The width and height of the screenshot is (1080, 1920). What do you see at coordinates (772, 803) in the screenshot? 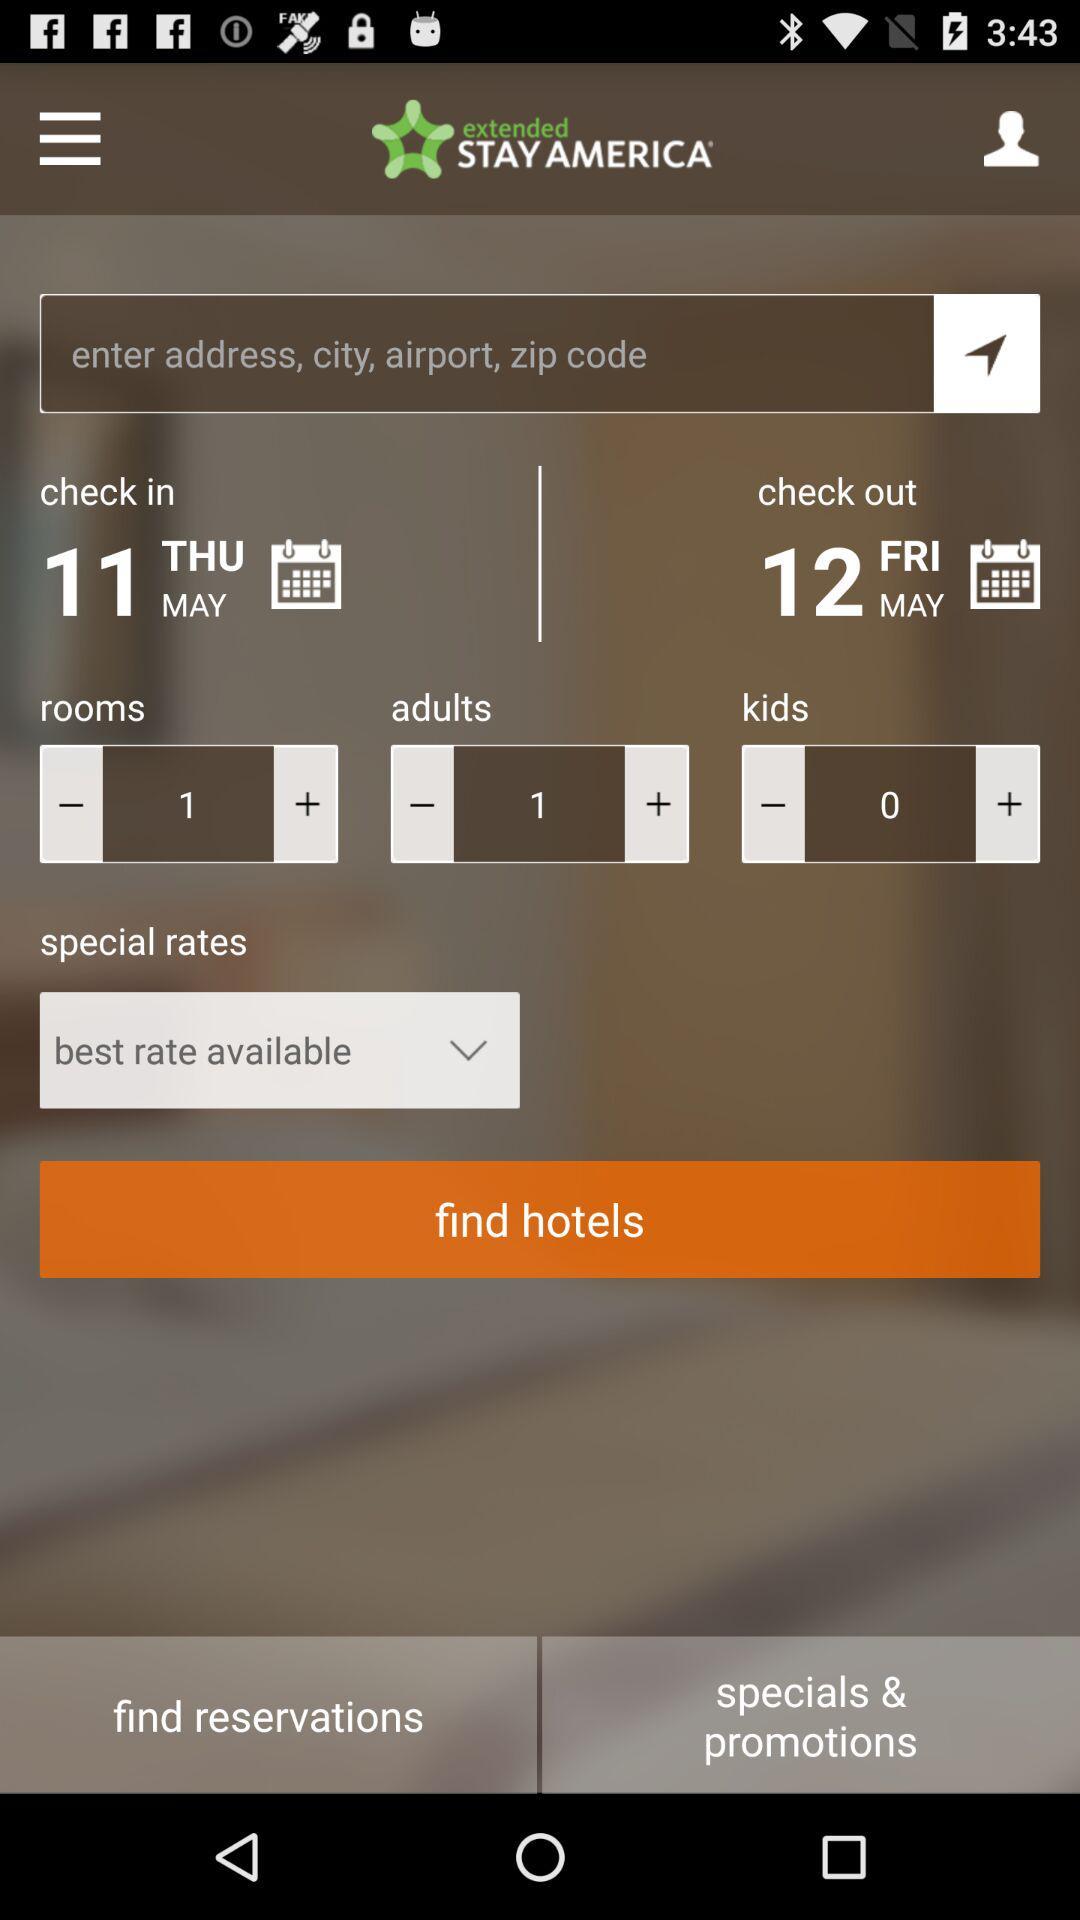
I see `back` at bounding box center [772, 803].